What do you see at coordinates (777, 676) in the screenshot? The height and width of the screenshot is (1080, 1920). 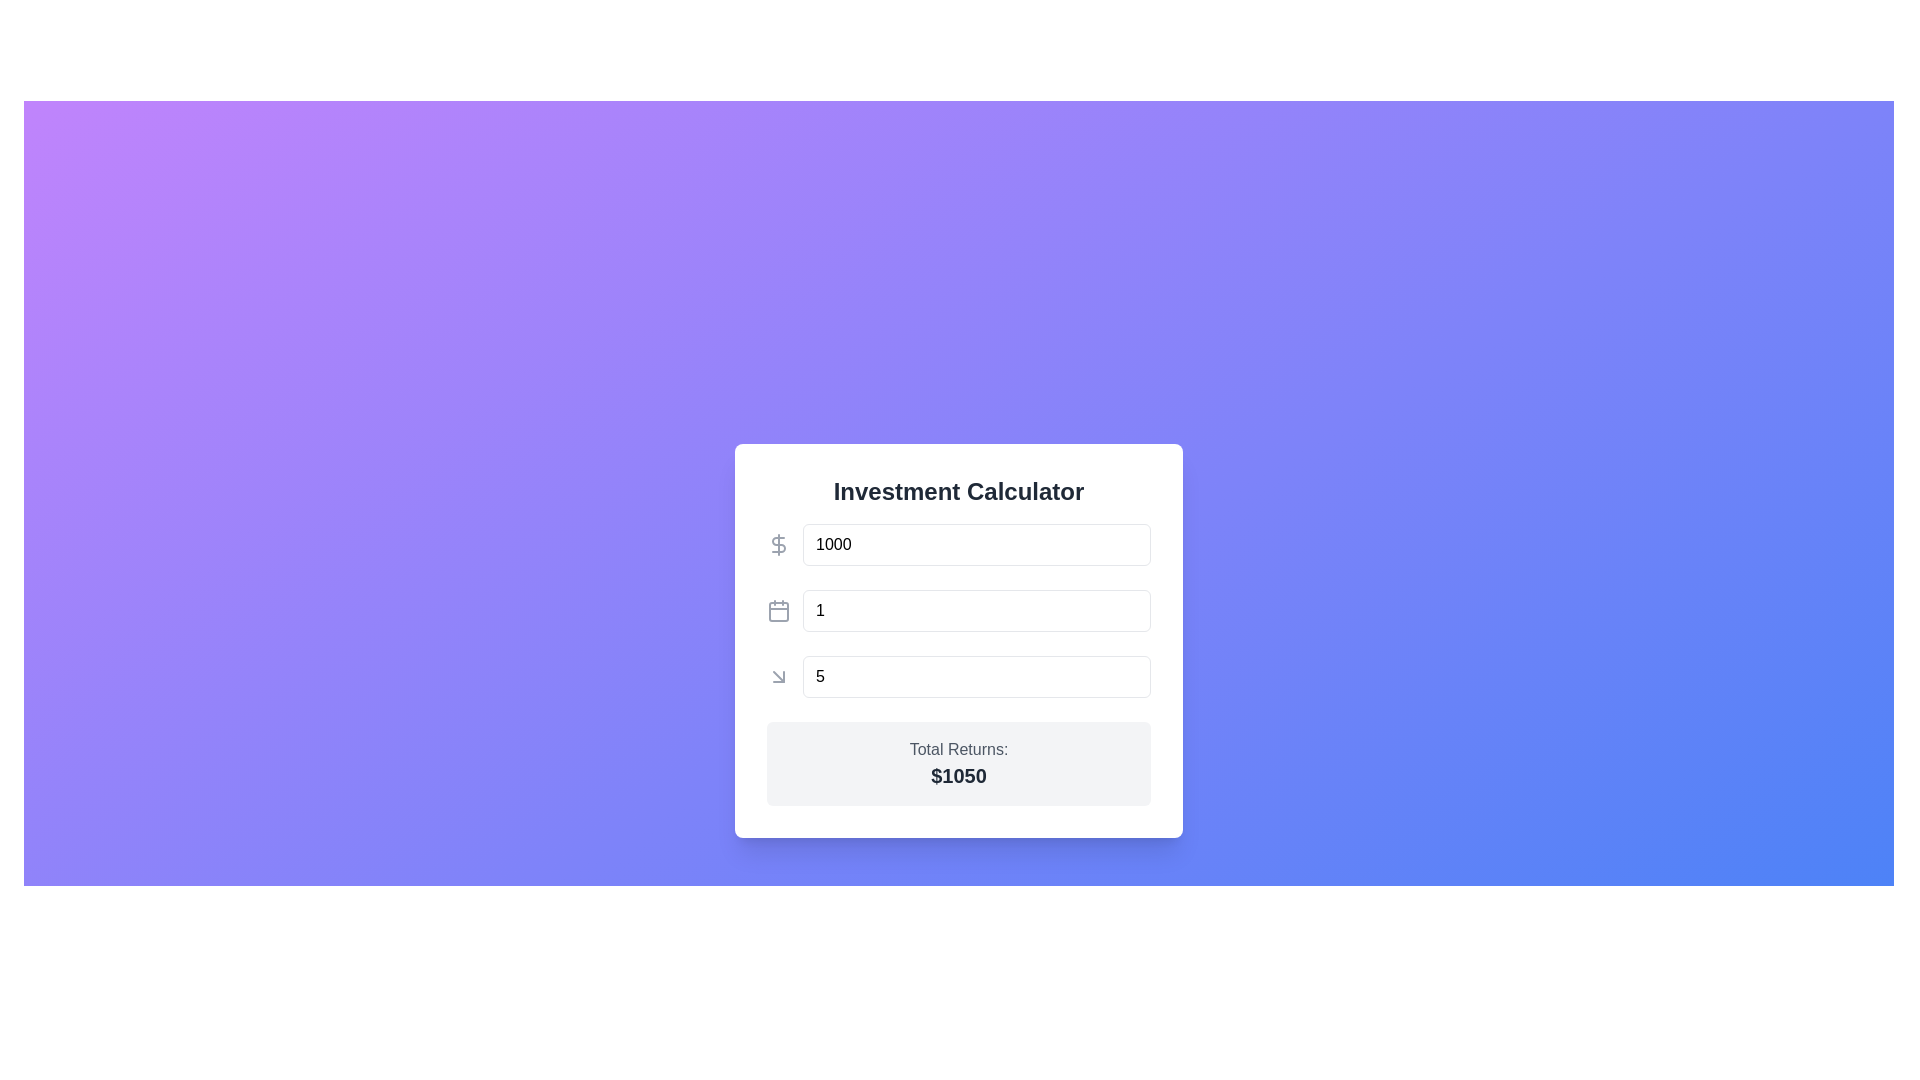 I see `the small diagonal arrow icon pointing down and to the right, which is located to the left of the input field labeled 'Interest Rate (%)'` at bounding box center [777, 676].